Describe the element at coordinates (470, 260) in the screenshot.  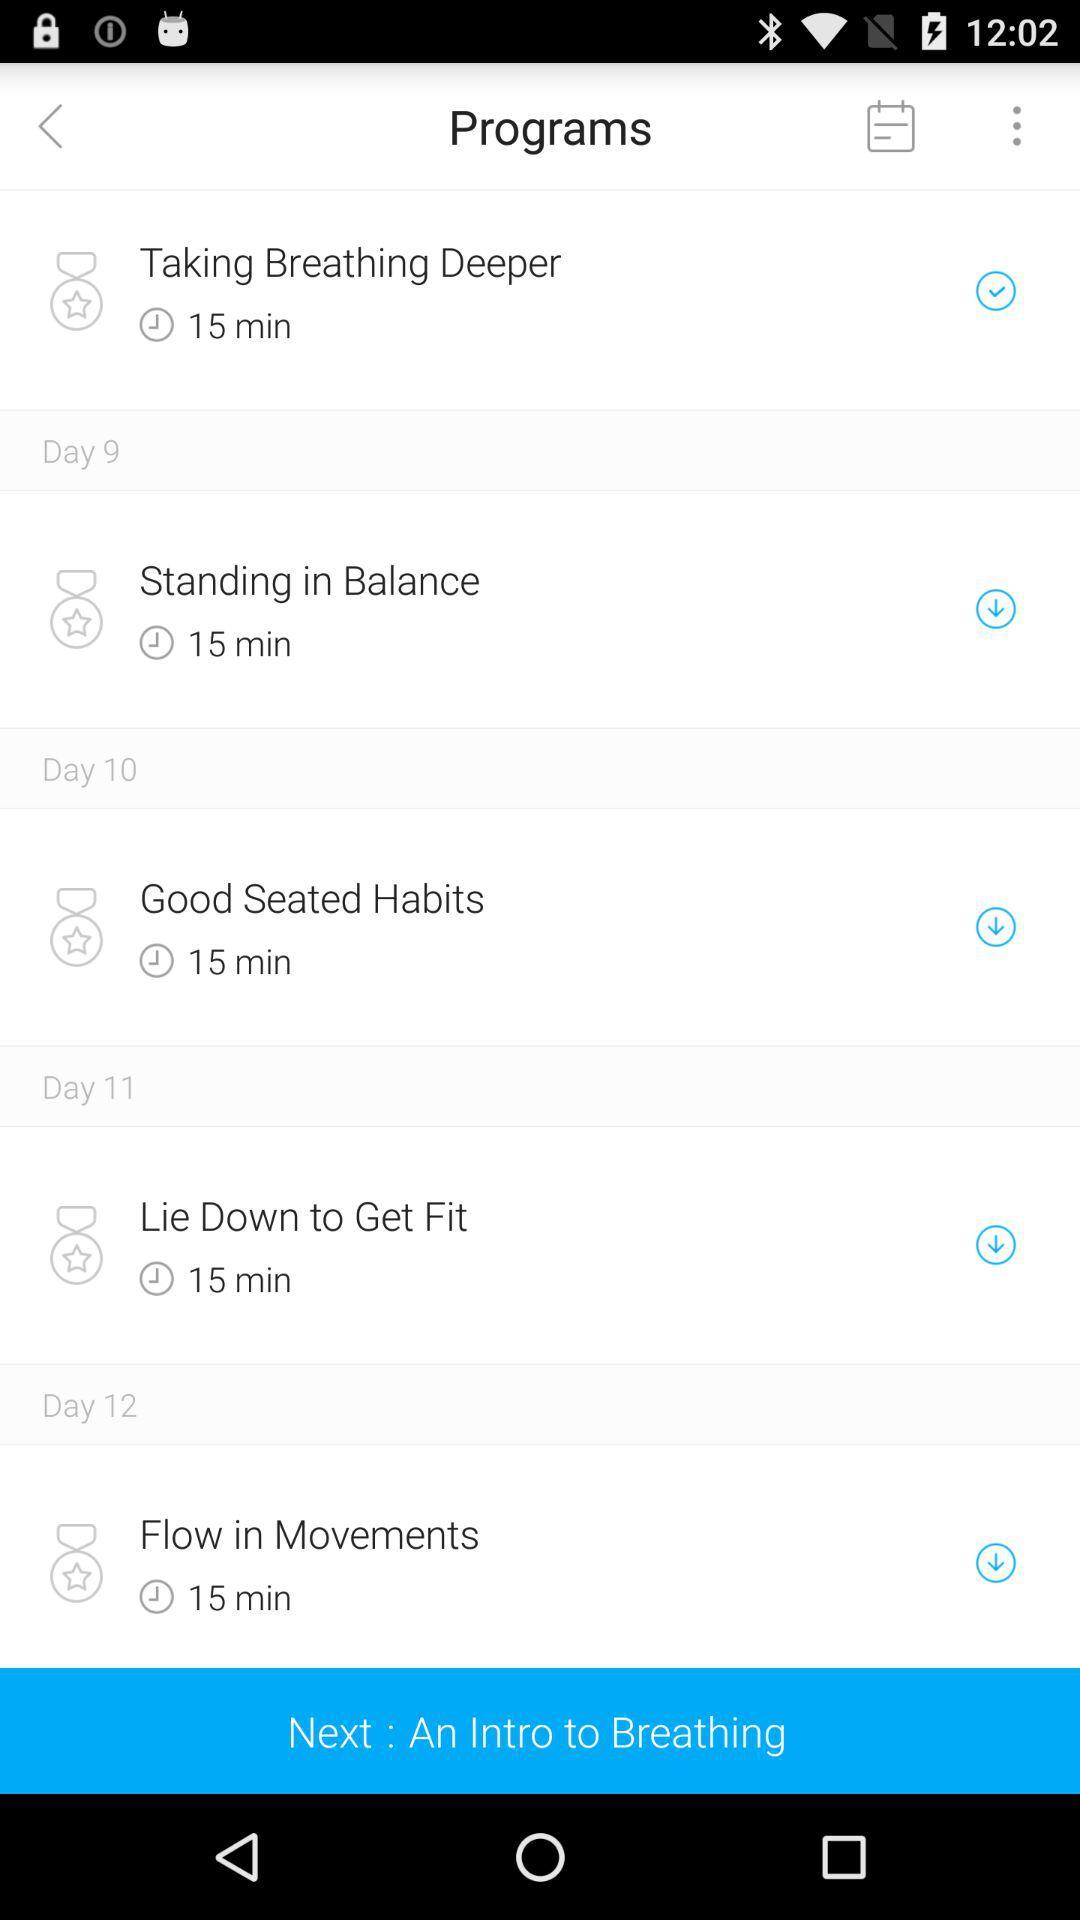
I see `the item above 15 min item` at that location.